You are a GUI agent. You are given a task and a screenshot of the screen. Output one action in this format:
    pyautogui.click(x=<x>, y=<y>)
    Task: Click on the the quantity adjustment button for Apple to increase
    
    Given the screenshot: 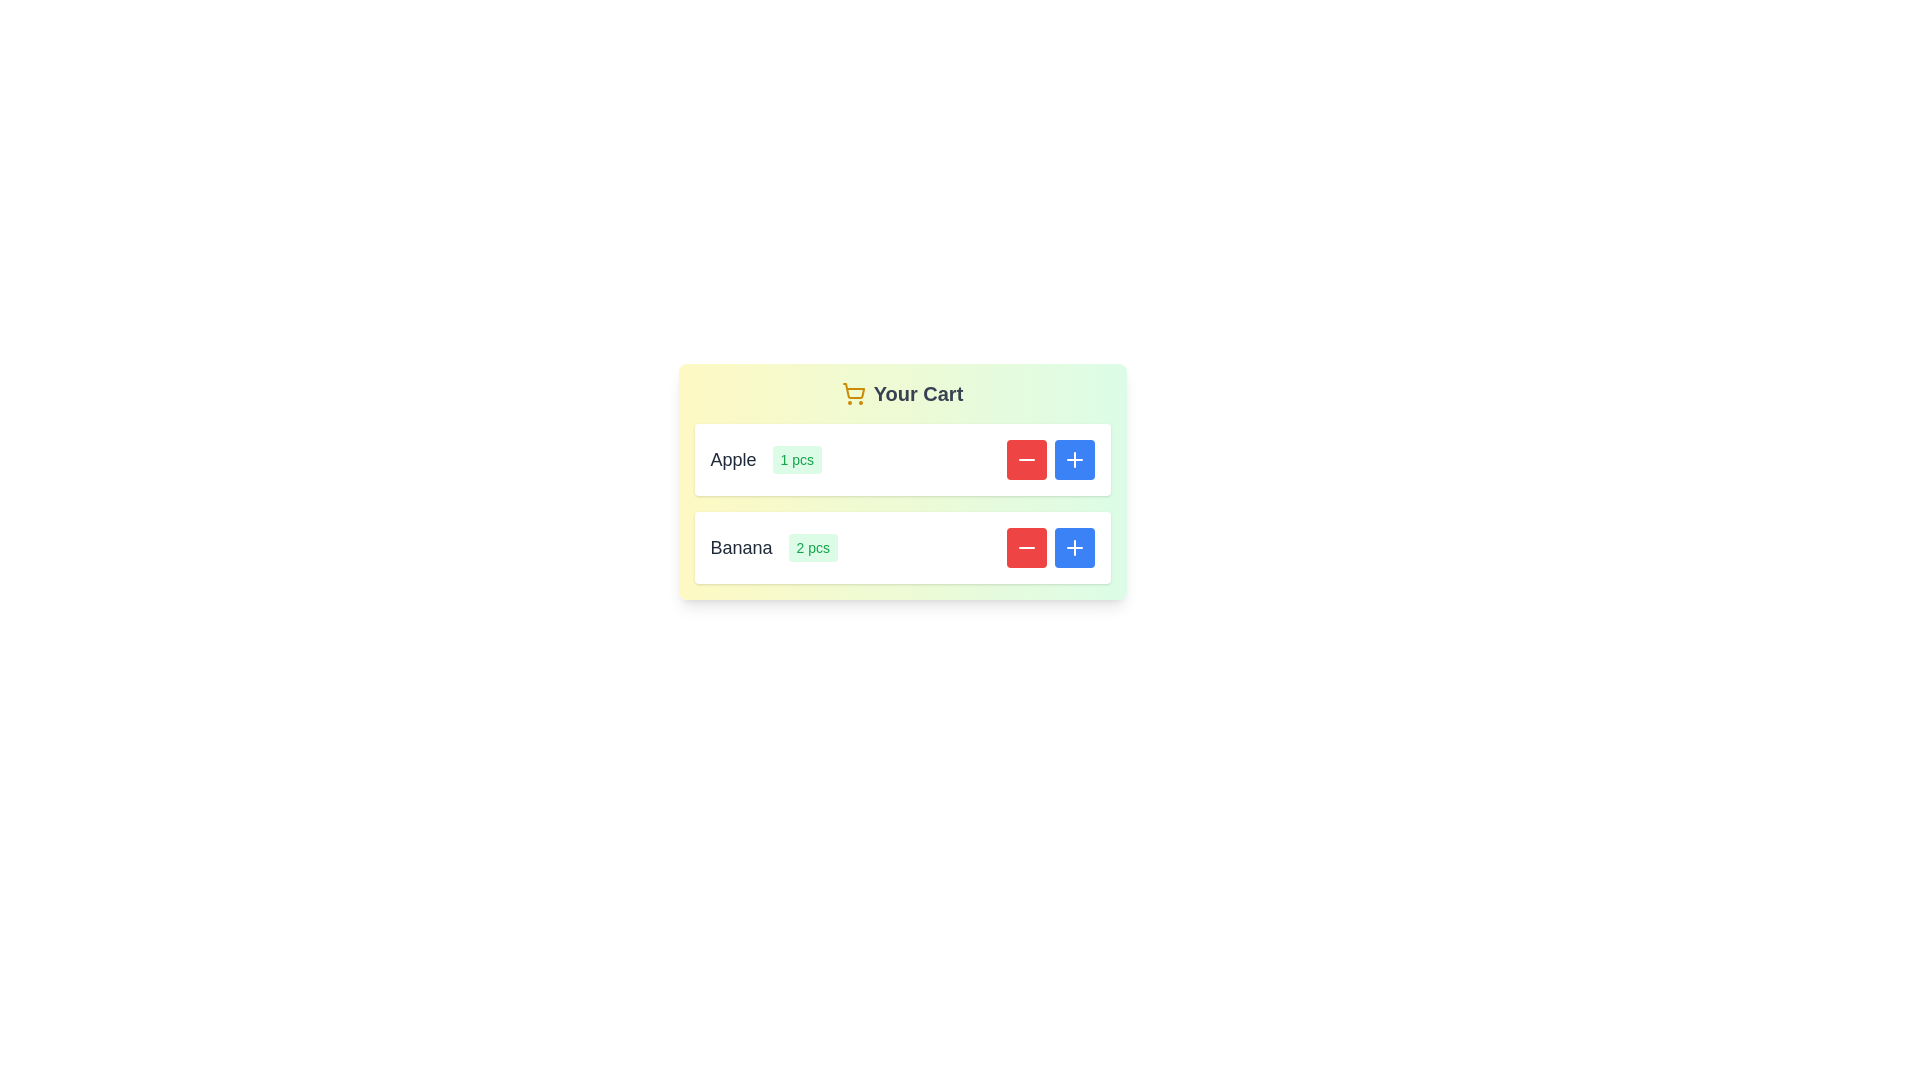 What is the action you would take?
    pyautogui.click(x=1073, y=459)
    